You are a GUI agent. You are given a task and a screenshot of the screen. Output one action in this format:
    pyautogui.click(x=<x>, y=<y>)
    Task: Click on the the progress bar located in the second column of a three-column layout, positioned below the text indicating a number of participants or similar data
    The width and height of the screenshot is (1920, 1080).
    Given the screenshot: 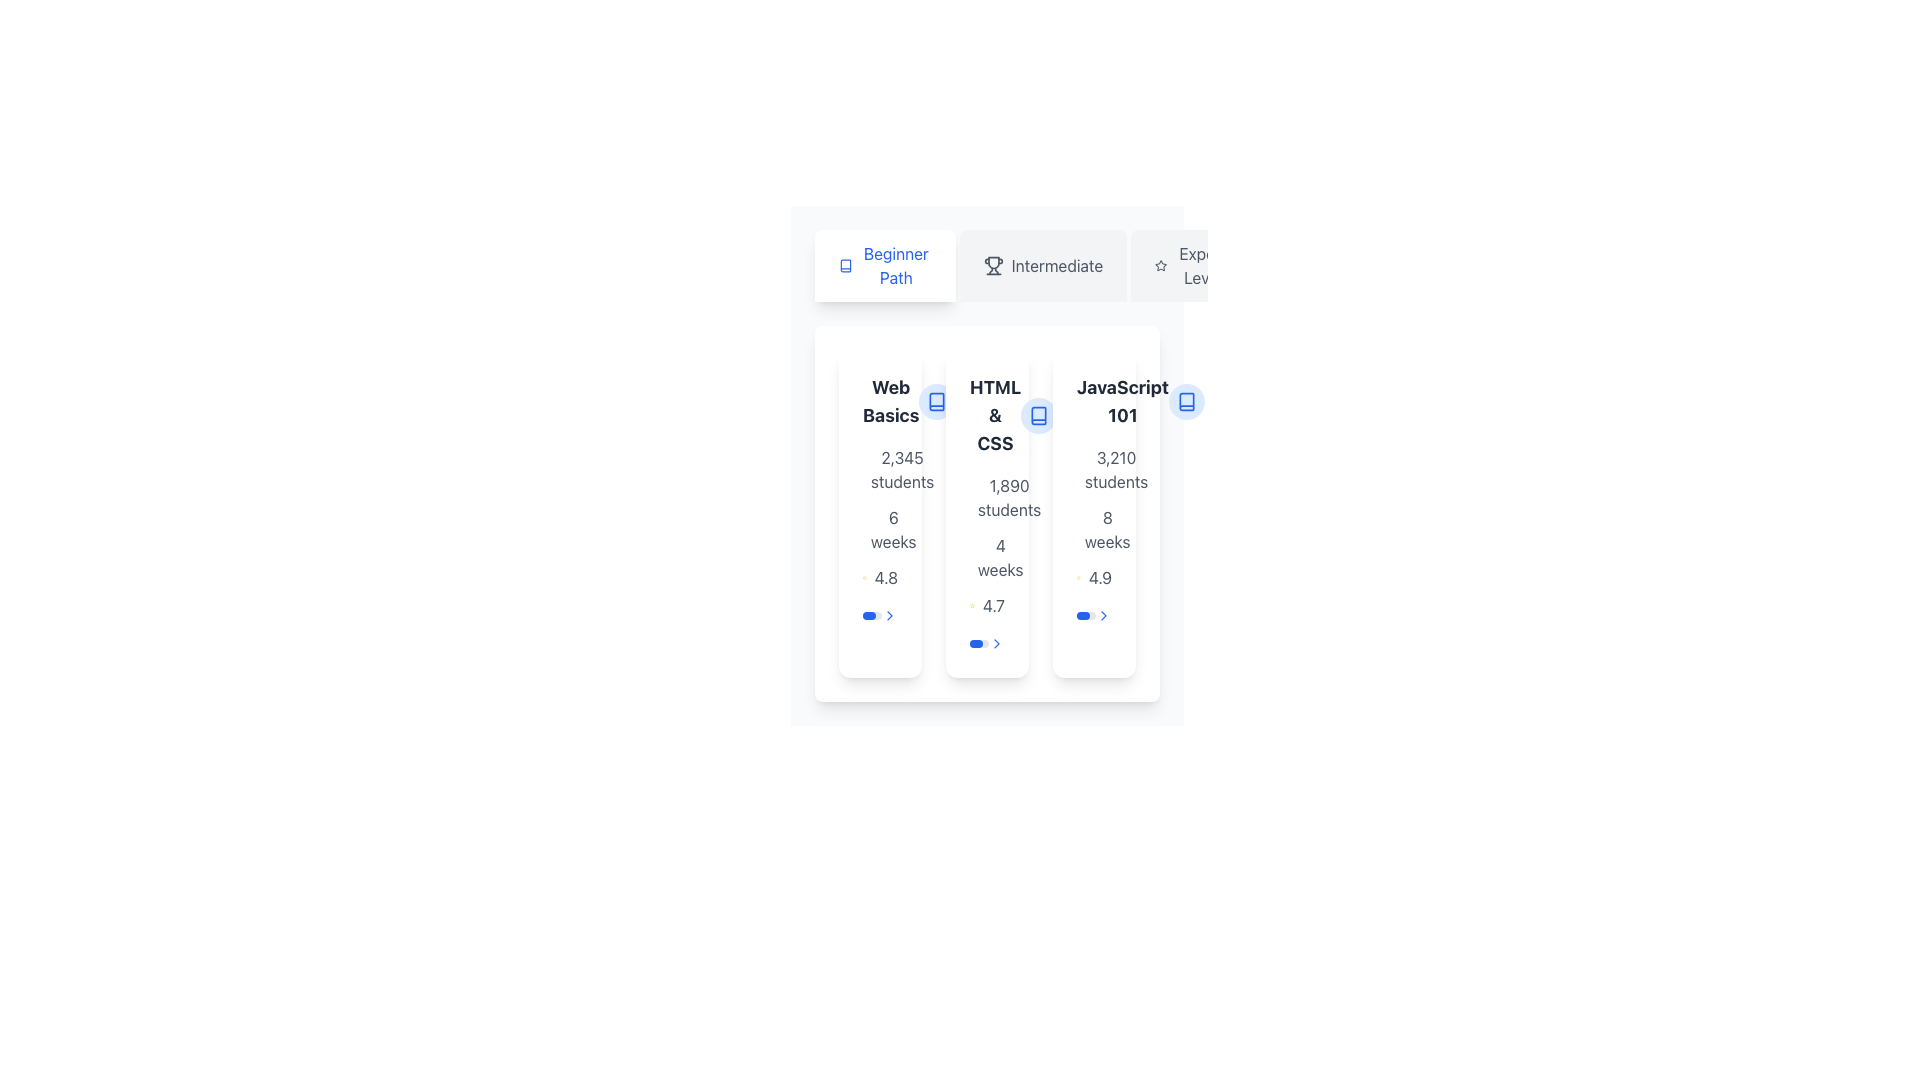 What is the action you would take?
    pyautogui.click(x=979, y=644)
    